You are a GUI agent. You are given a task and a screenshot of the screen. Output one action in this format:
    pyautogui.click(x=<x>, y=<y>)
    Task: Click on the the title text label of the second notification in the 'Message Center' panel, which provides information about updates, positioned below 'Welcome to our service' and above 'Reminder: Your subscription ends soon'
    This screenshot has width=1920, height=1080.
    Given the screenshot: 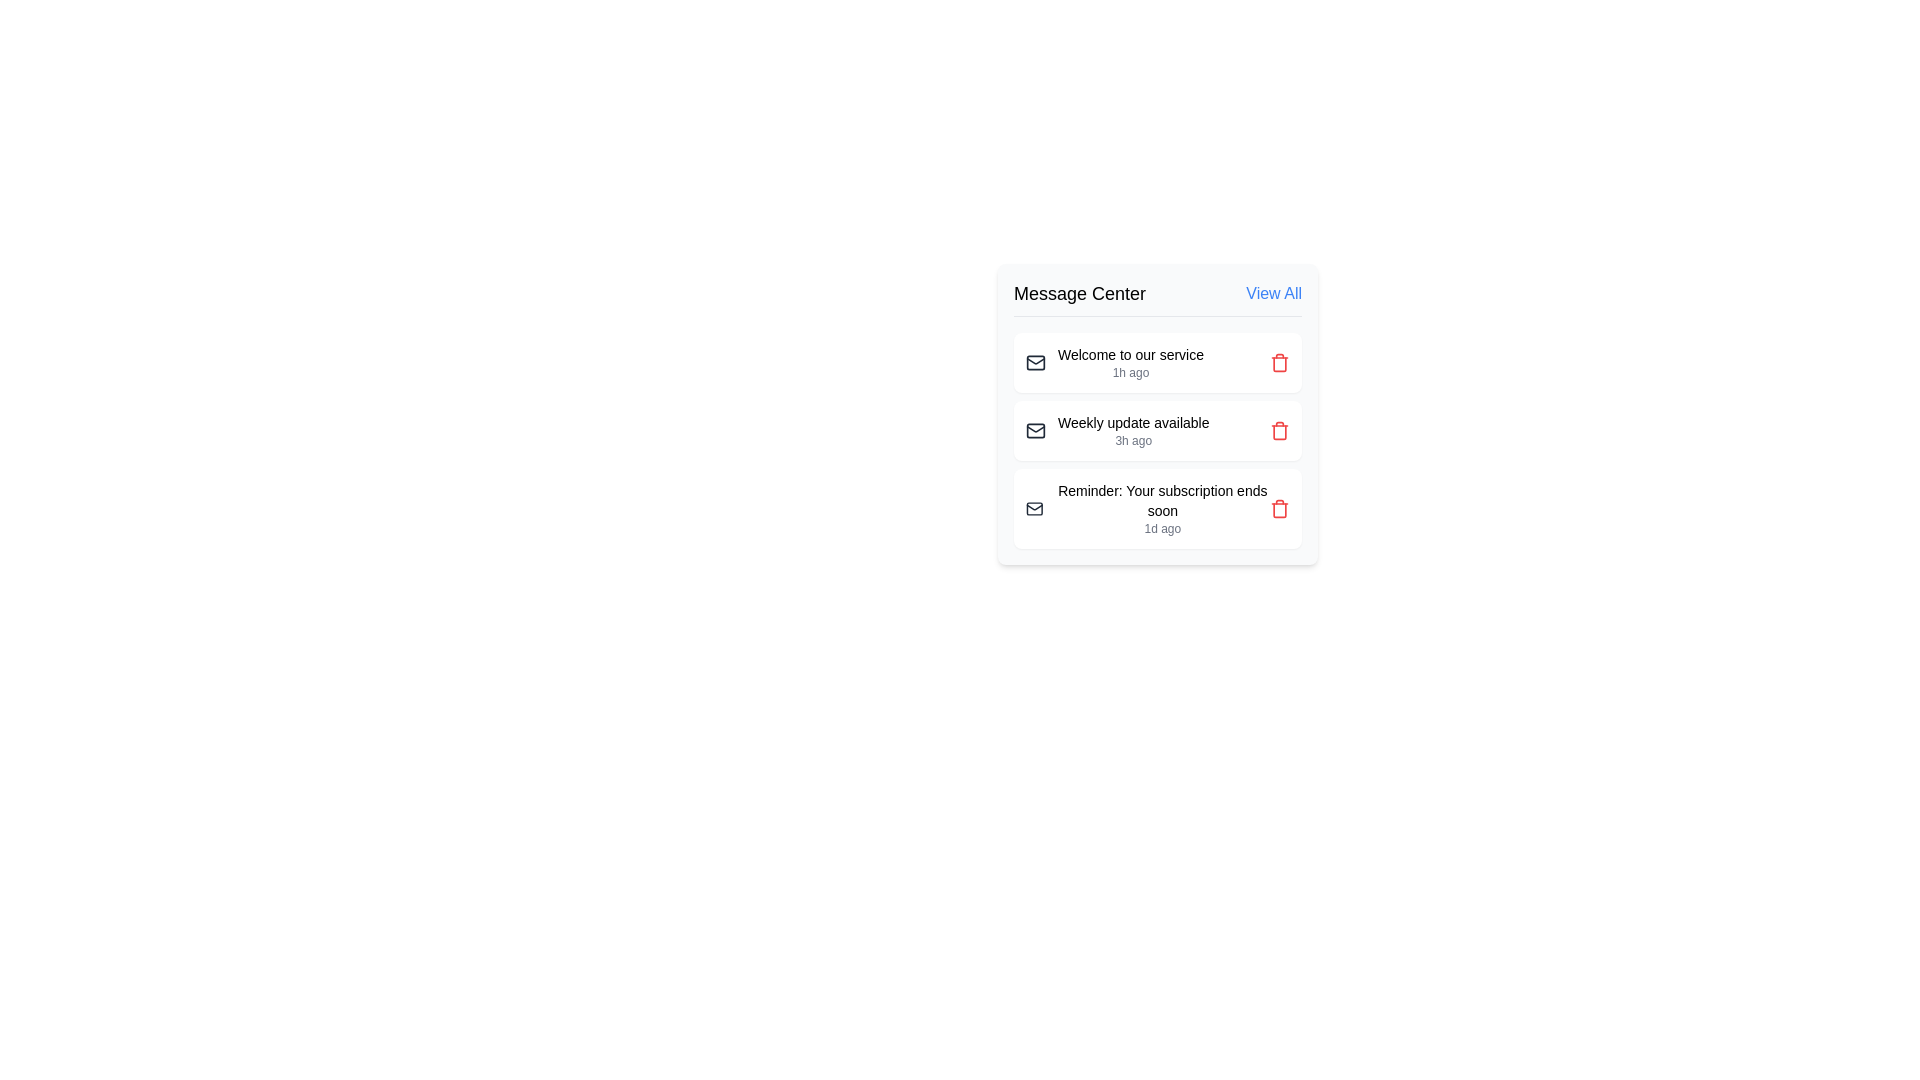 What is the action you would take?
    pyautogui.click(x=1133, y=422)
    